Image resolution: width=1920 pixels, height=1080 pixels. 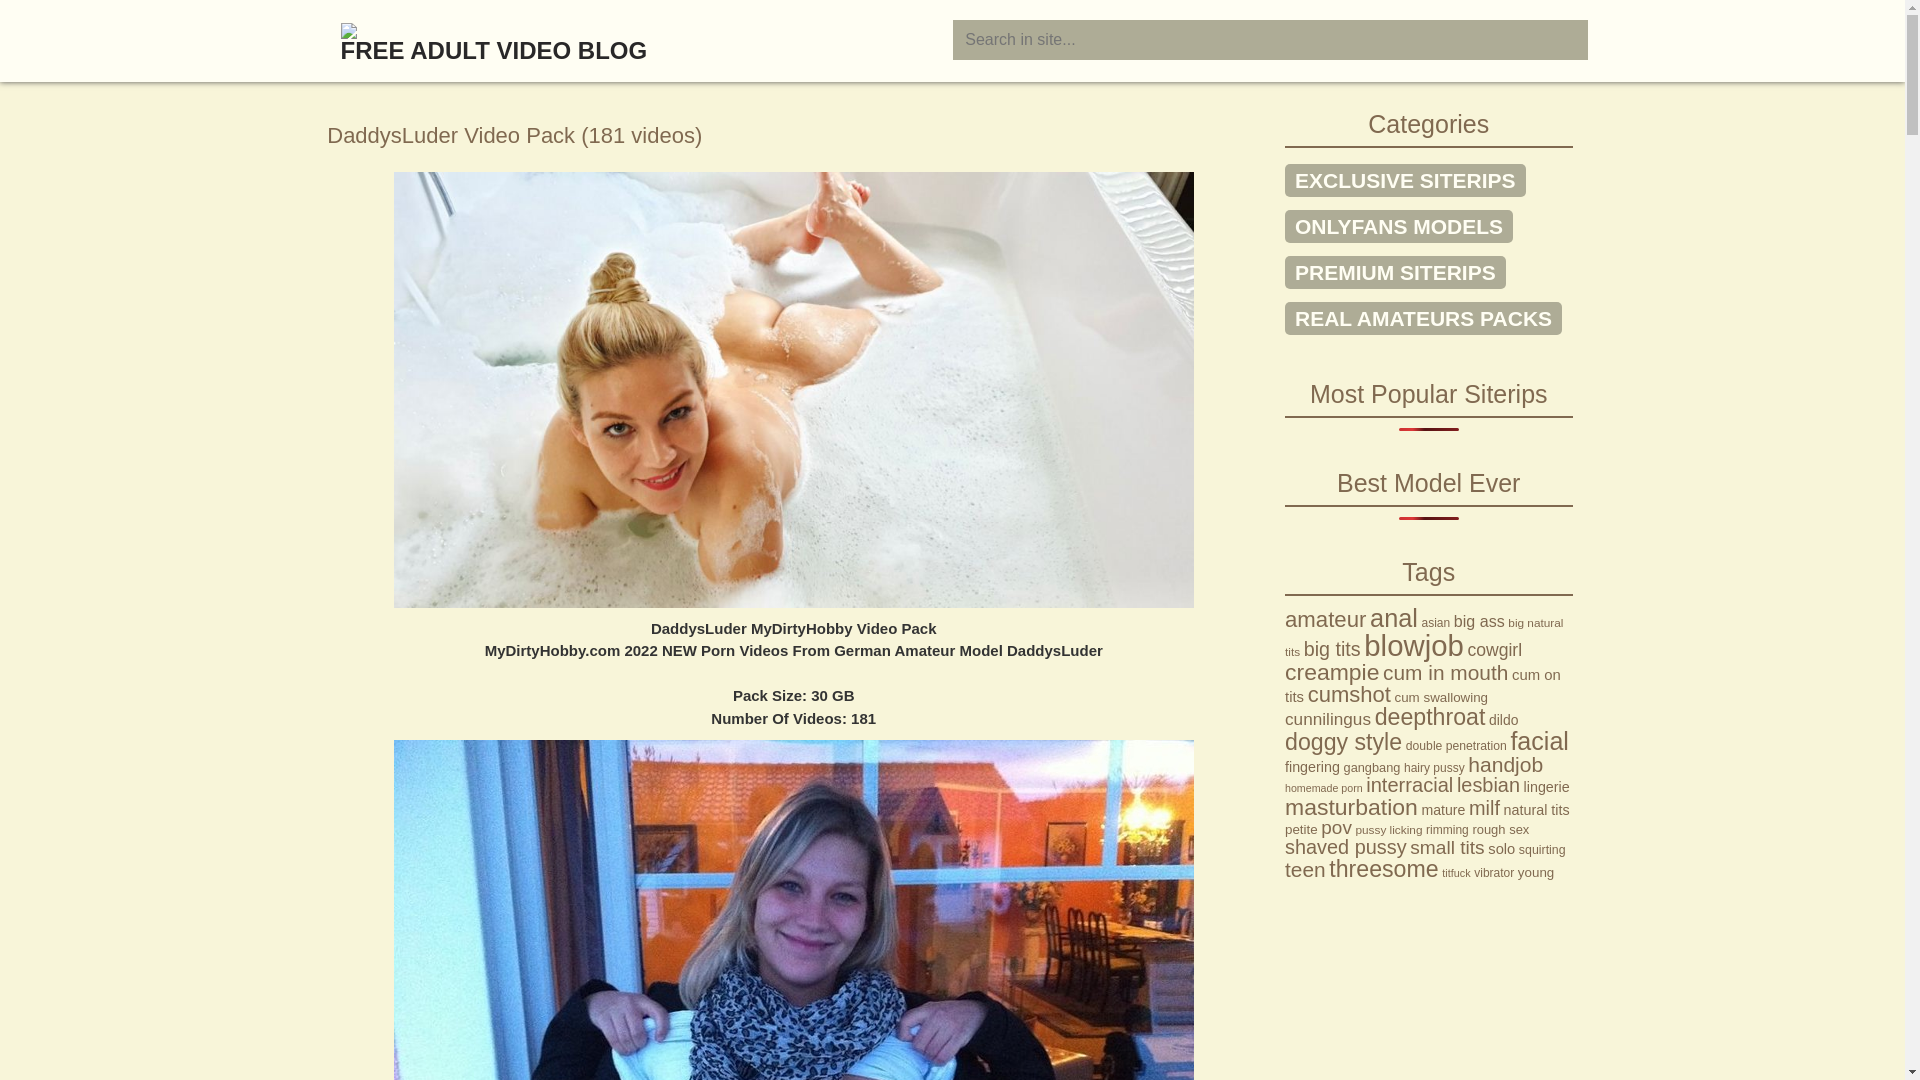 What do you see at coordinates (1343, 741) in the screenshot?
I see `'doggy style'` at bounding box center [1343, 741].